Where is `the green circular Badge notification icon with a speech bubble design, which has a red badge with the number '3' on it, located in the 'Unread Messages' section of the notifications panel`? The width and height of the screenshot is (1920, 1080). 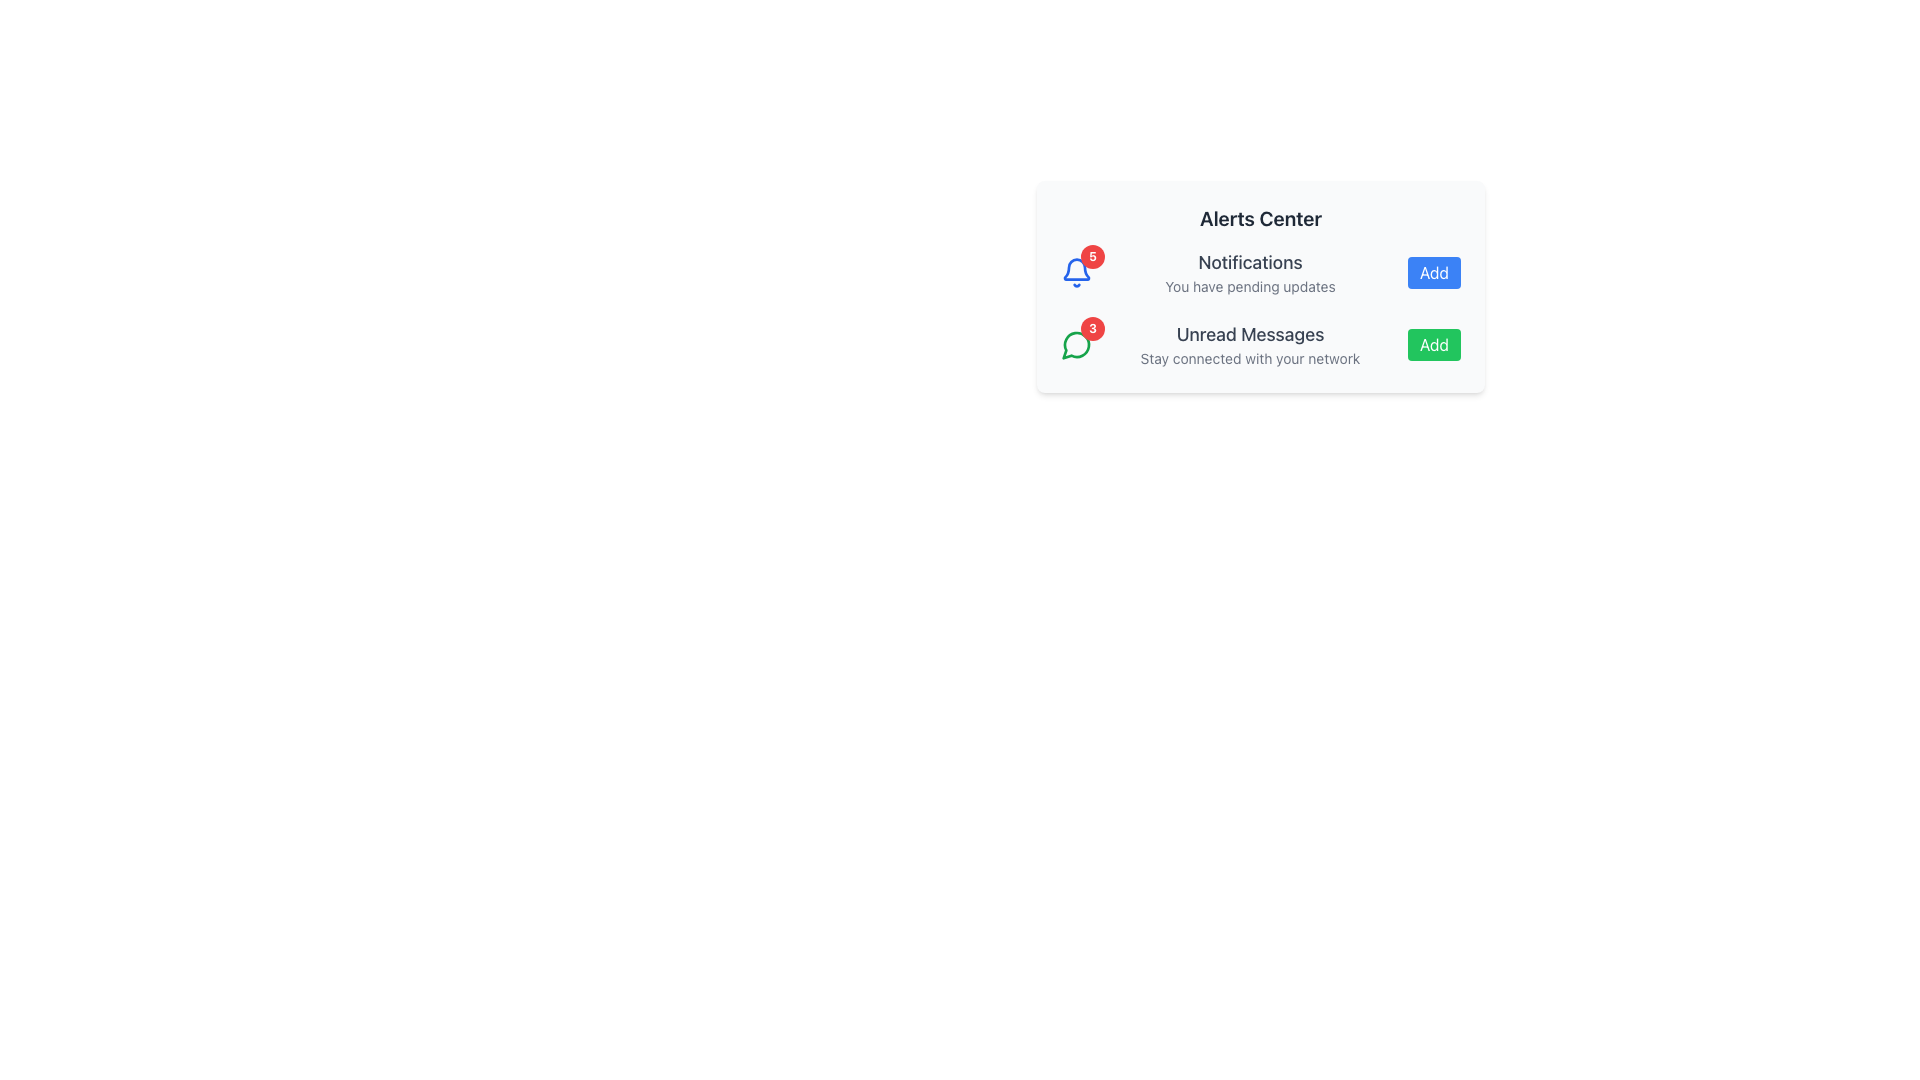 the green circular Badge notification icon with a speech bubble design, which has a red badge with the number '3' on it, located in the 'Unread Messages' section of the notifications panel is located at coordinates (1075, 343).